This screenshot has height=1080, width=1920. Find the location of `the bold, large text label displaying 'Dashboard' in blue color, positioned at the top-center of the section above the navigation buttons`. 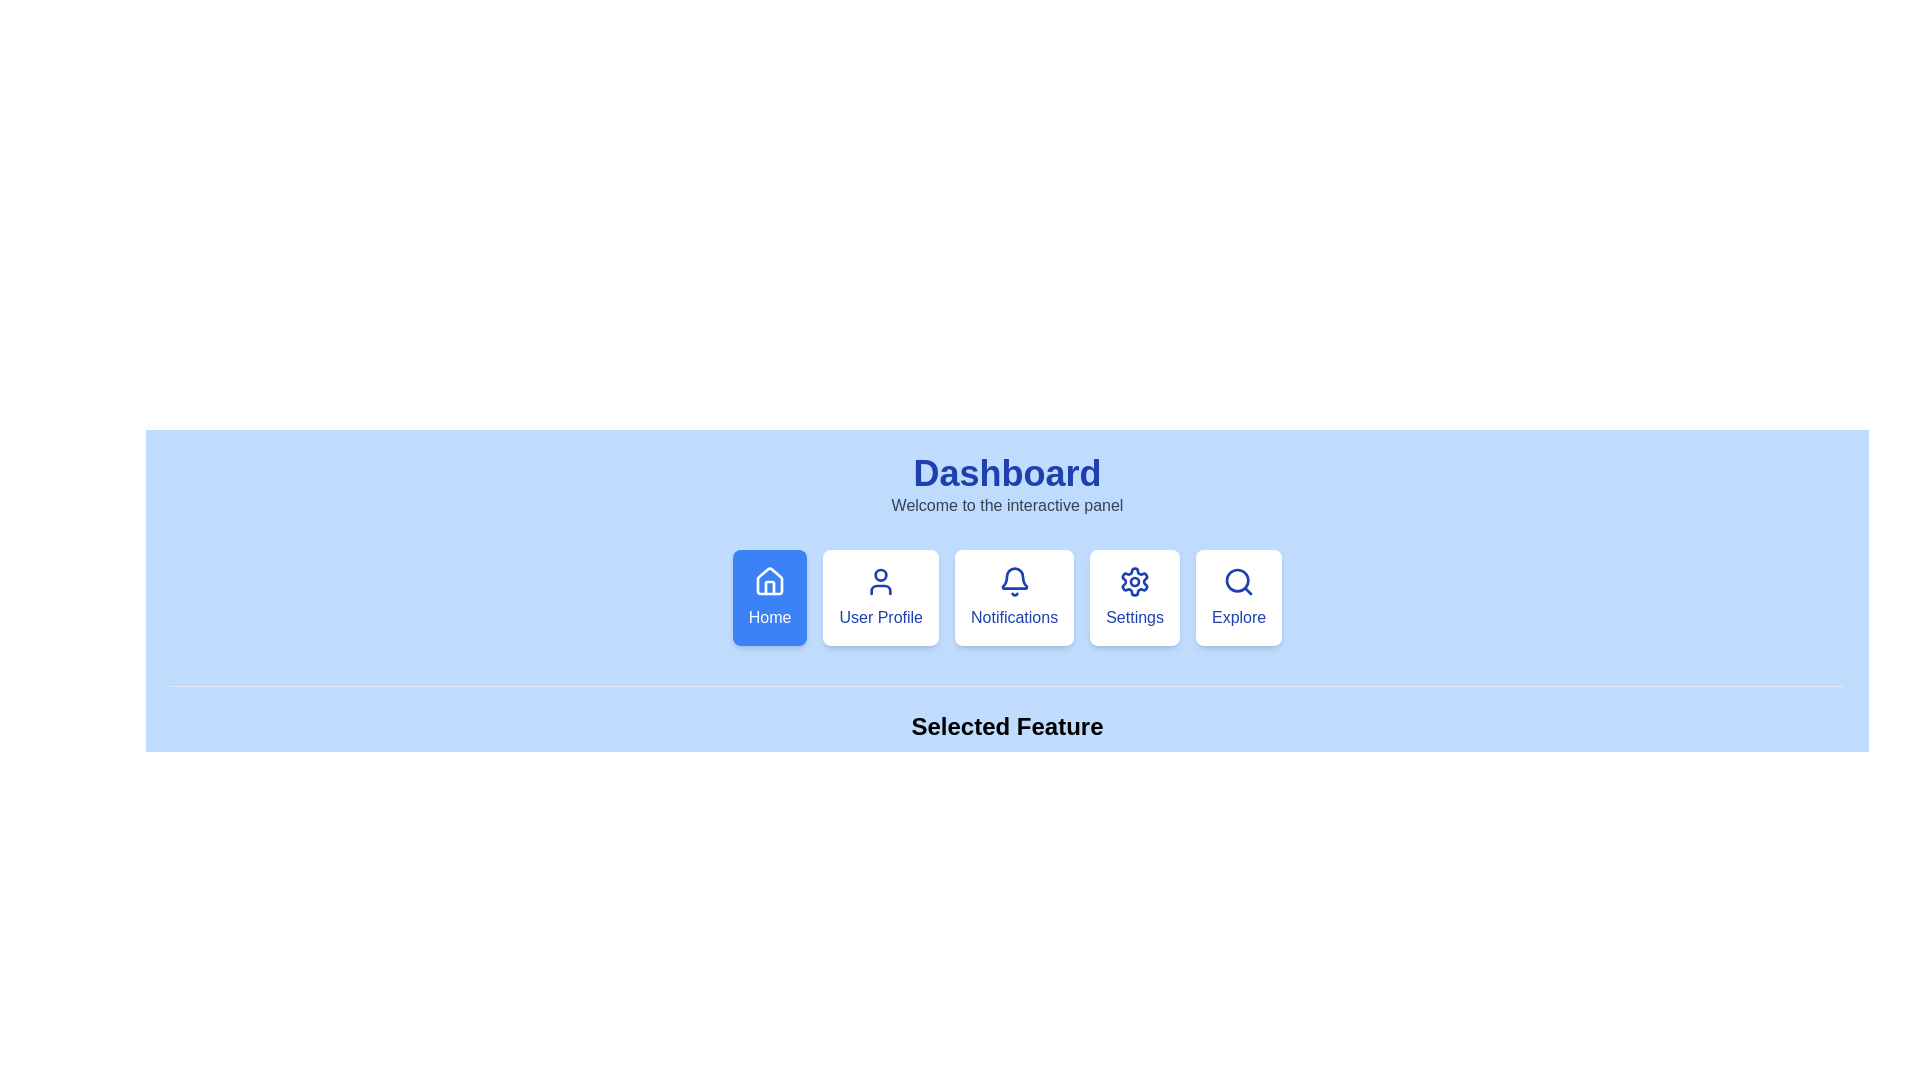

the bold, large text label displaying 'Dashboard' in blue color, positioned at the top-center of the section above the navigation buttons is located at coordinates (1007, 474).